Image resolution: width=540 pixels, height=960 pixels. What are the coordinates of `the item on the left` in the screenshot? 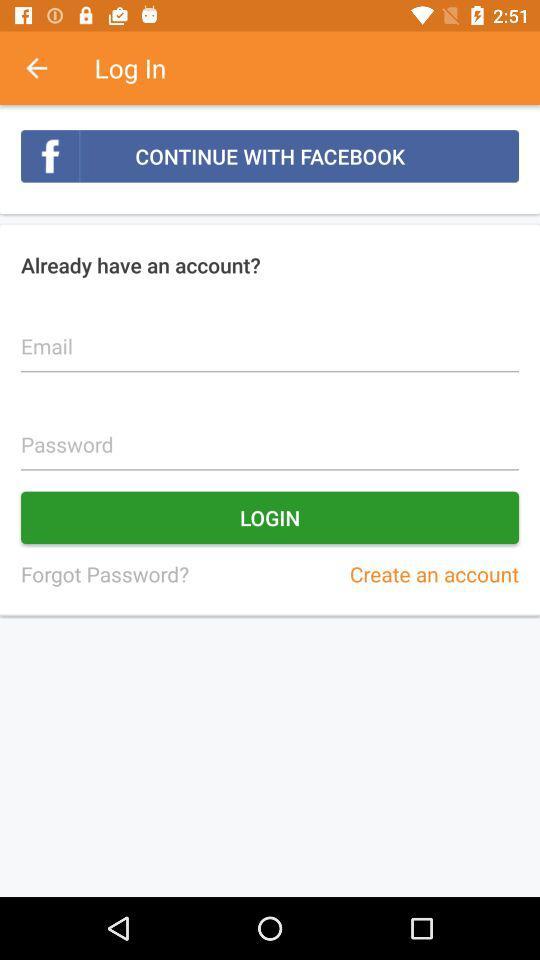 It's located at (104, 574).